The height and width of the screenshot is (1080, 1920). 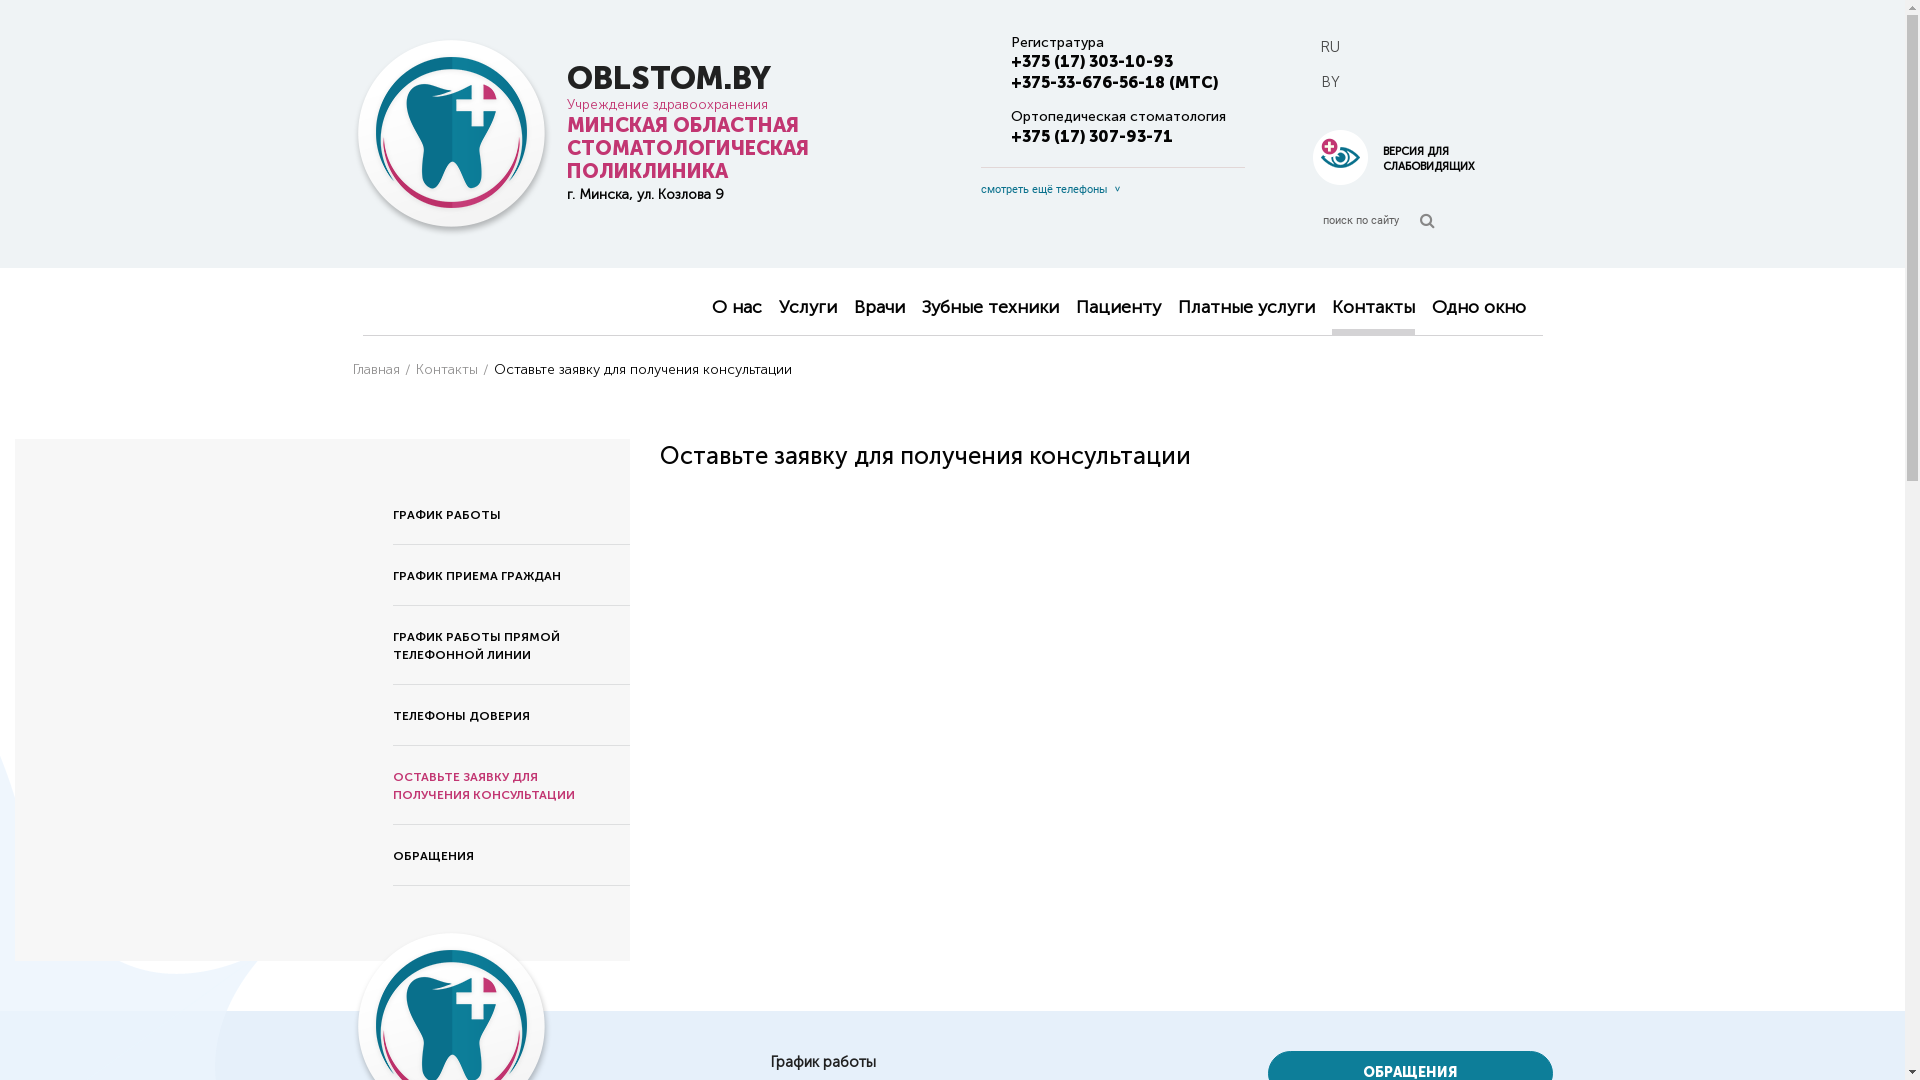 What do you see at coordinates (1329, 81) in the screenshot?
I see `'BY'` at bounding box center [1329, 81].